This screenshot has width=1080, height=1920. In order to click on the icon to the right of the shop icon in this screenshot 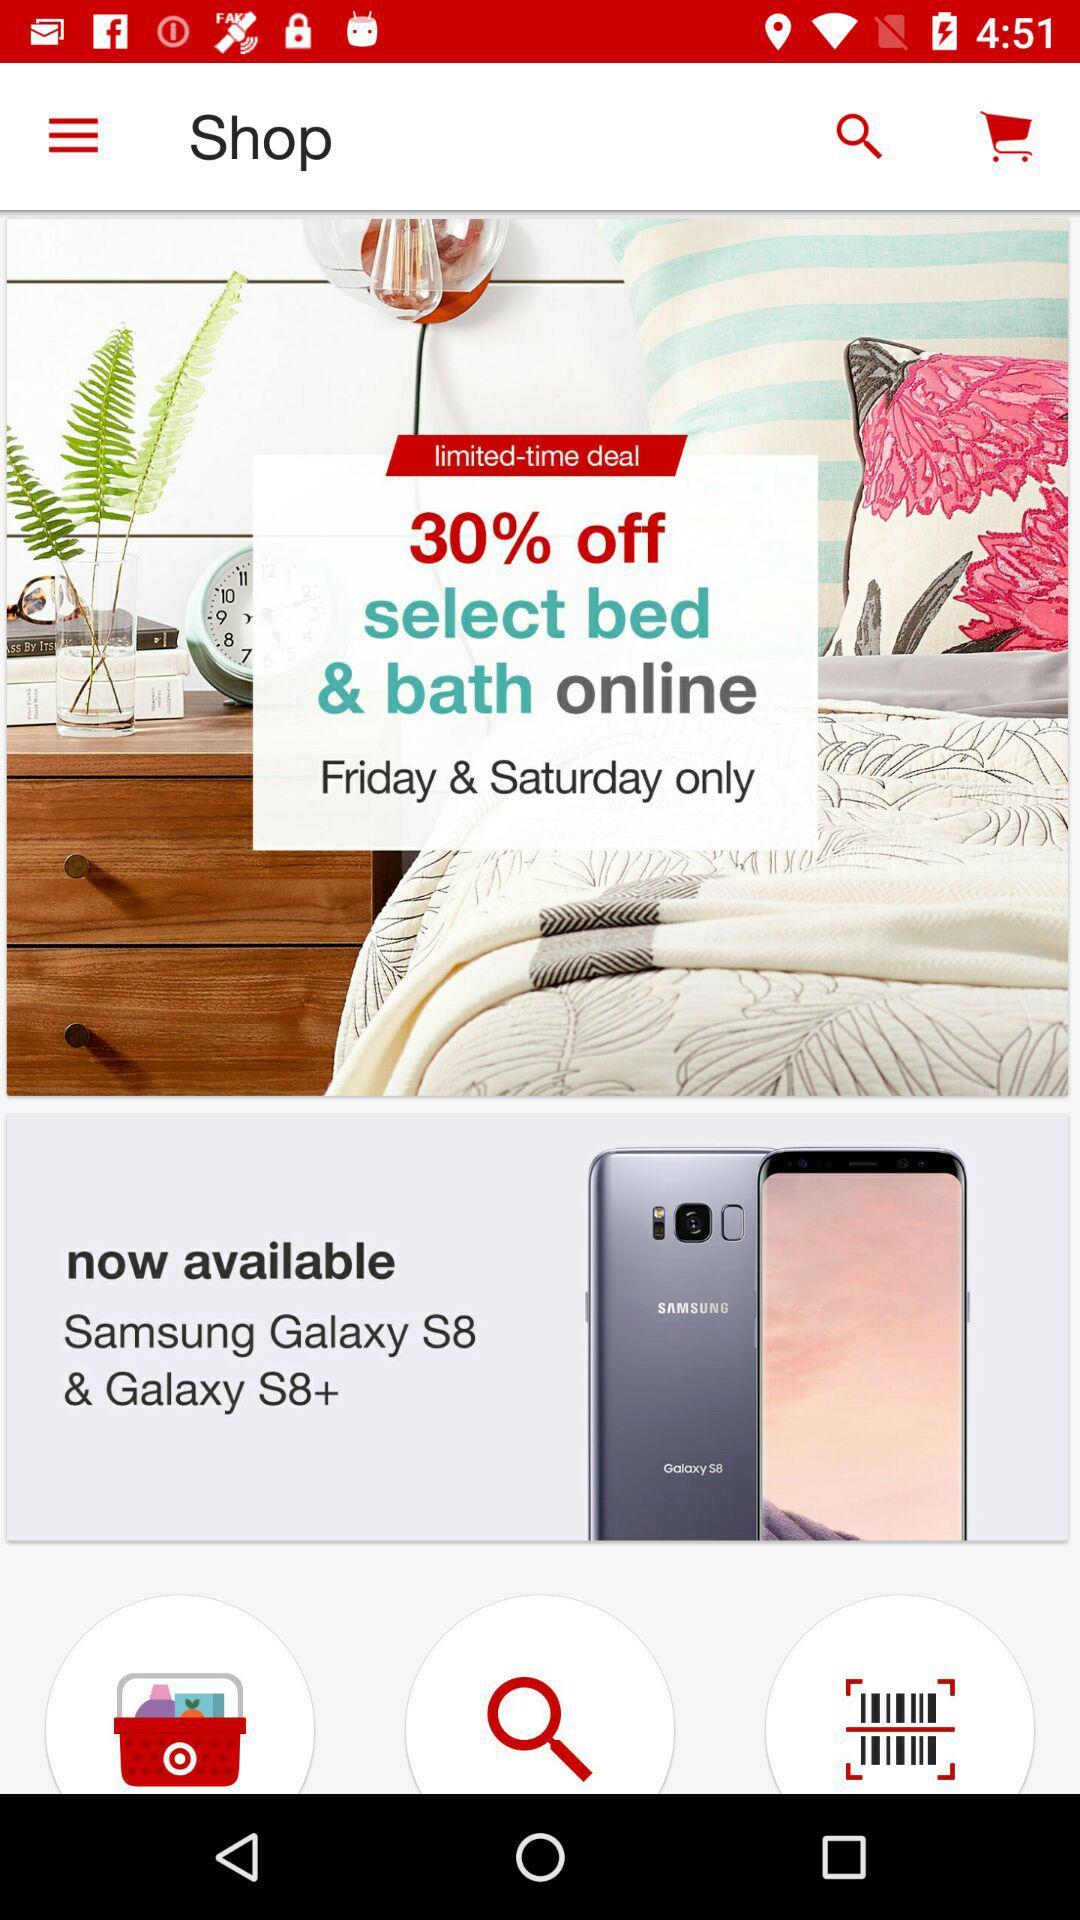, I will do `click(858, 135)`.